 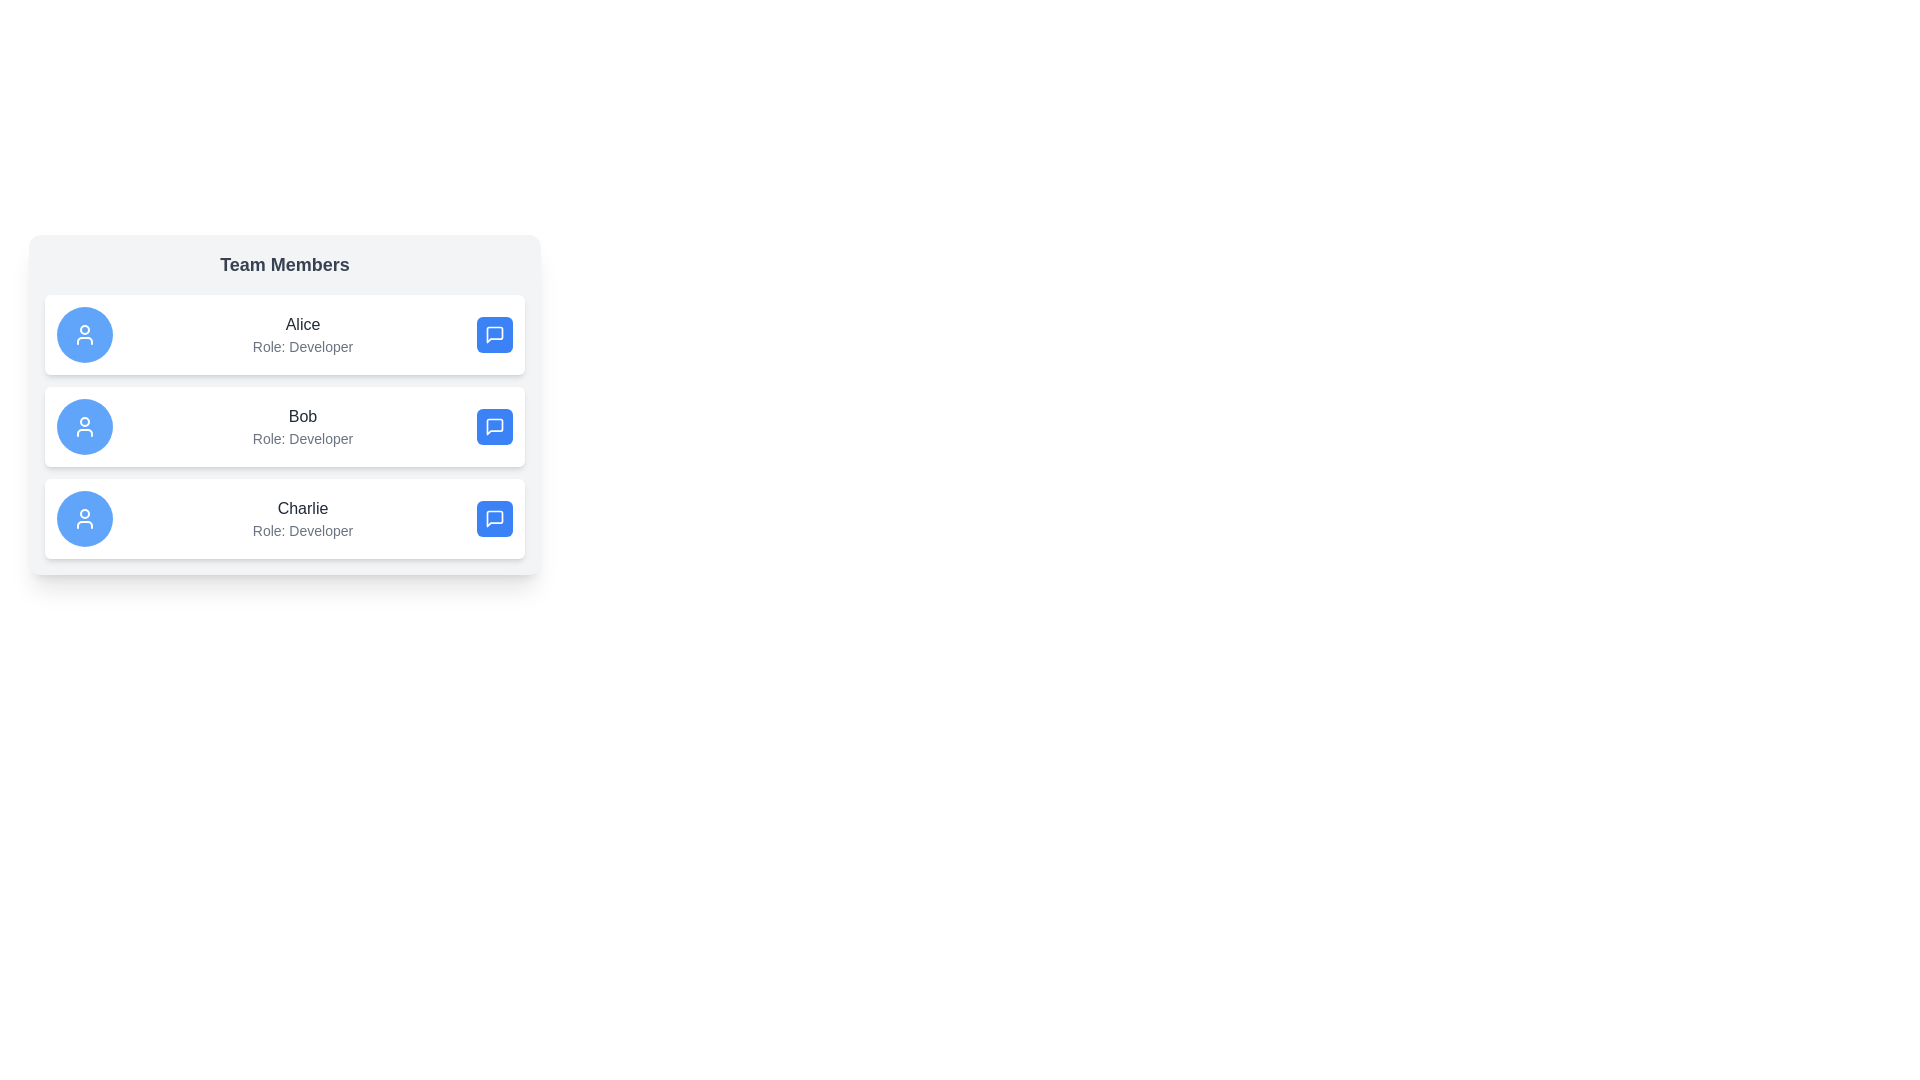 I want to click on the text label displaying the name 'Alice' for copying, which is bold, medium-sized, and medium gray, located above 'Role: Developer' in the team members list, so click(x=301, y=323).